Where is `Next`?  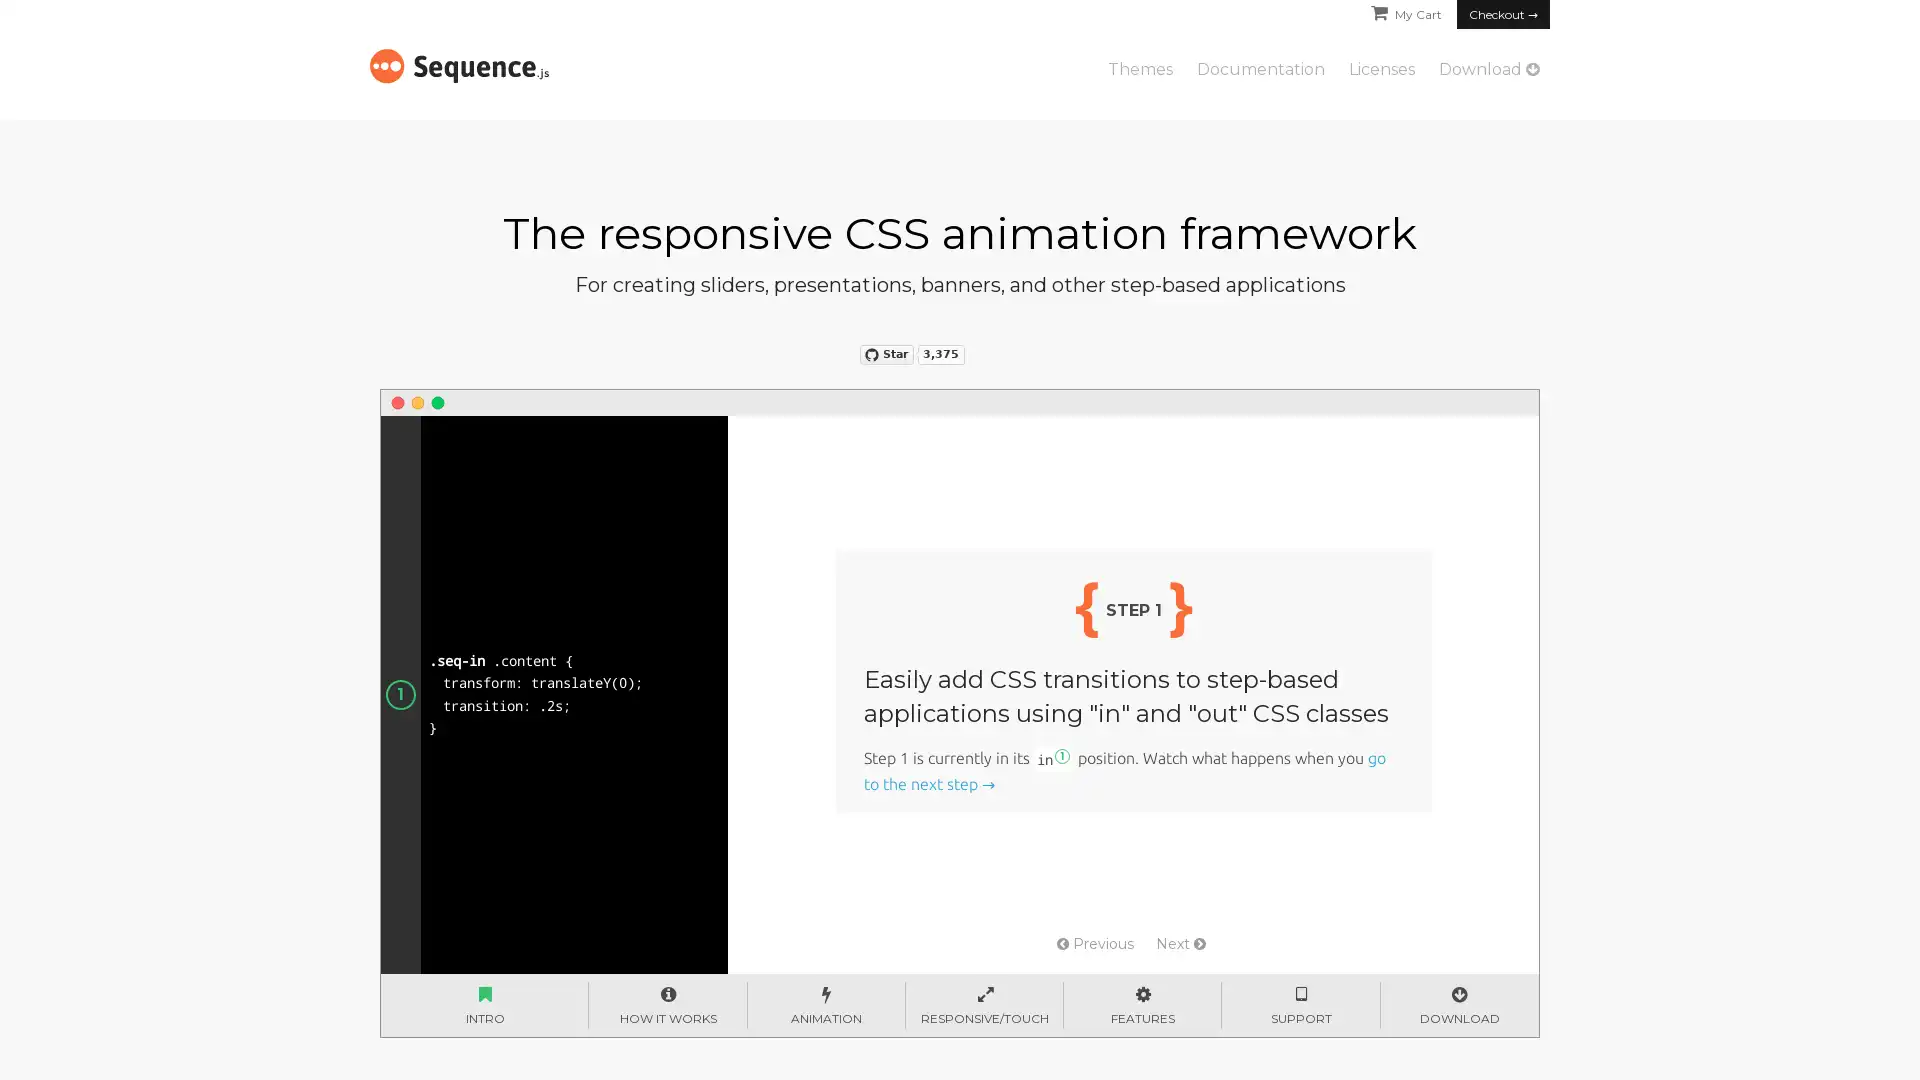 Next is located at coordinates (1180, 944).